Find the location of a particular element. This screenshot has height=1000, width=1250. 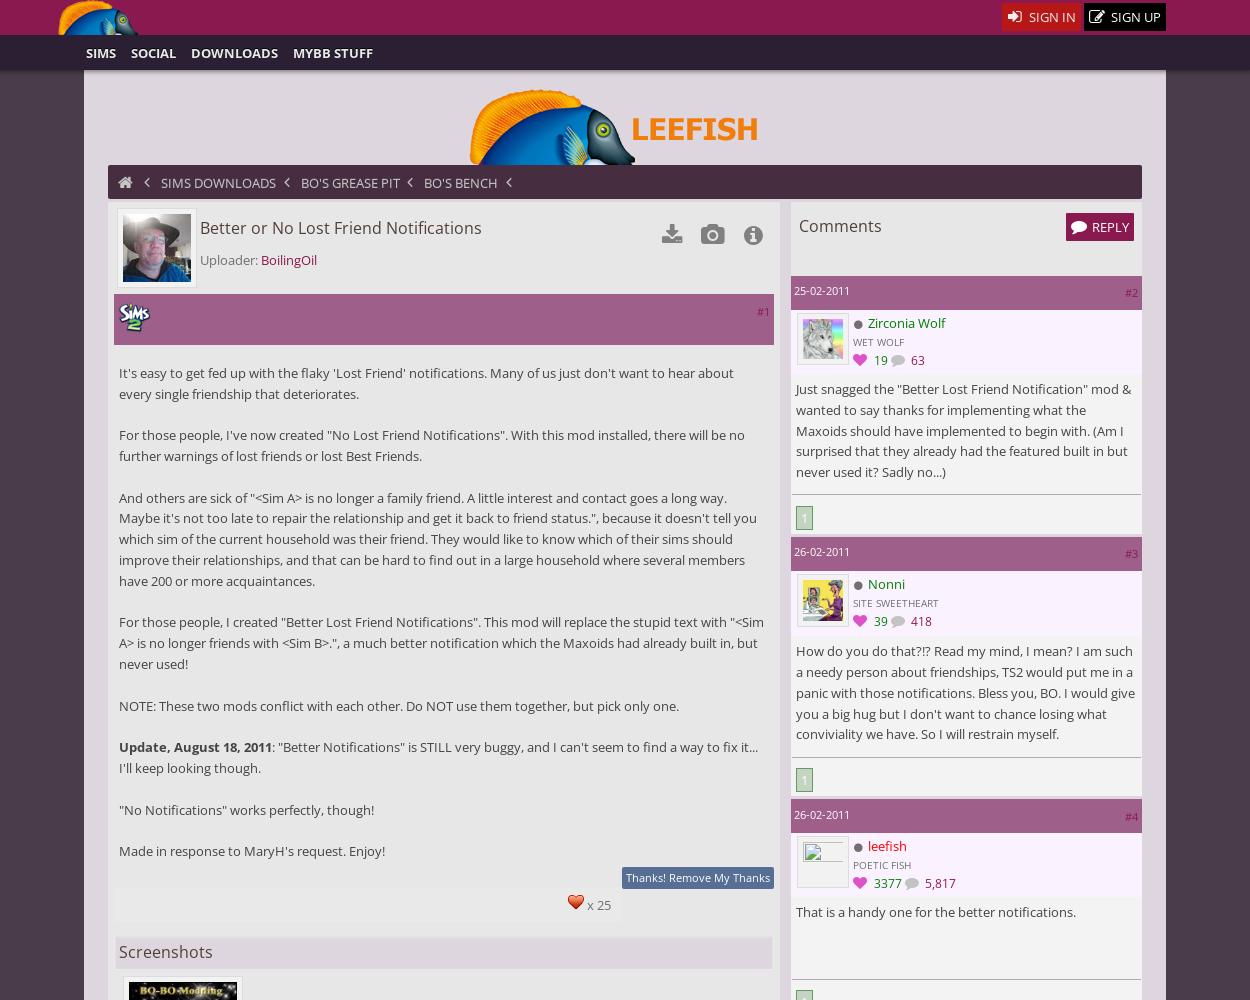

'It's easy to get fed up with the flaky 'Lost Friend' notifications. Many of us just don't want to hear about every single friendship that deteriorates.' is located at coordinates (425, 382).